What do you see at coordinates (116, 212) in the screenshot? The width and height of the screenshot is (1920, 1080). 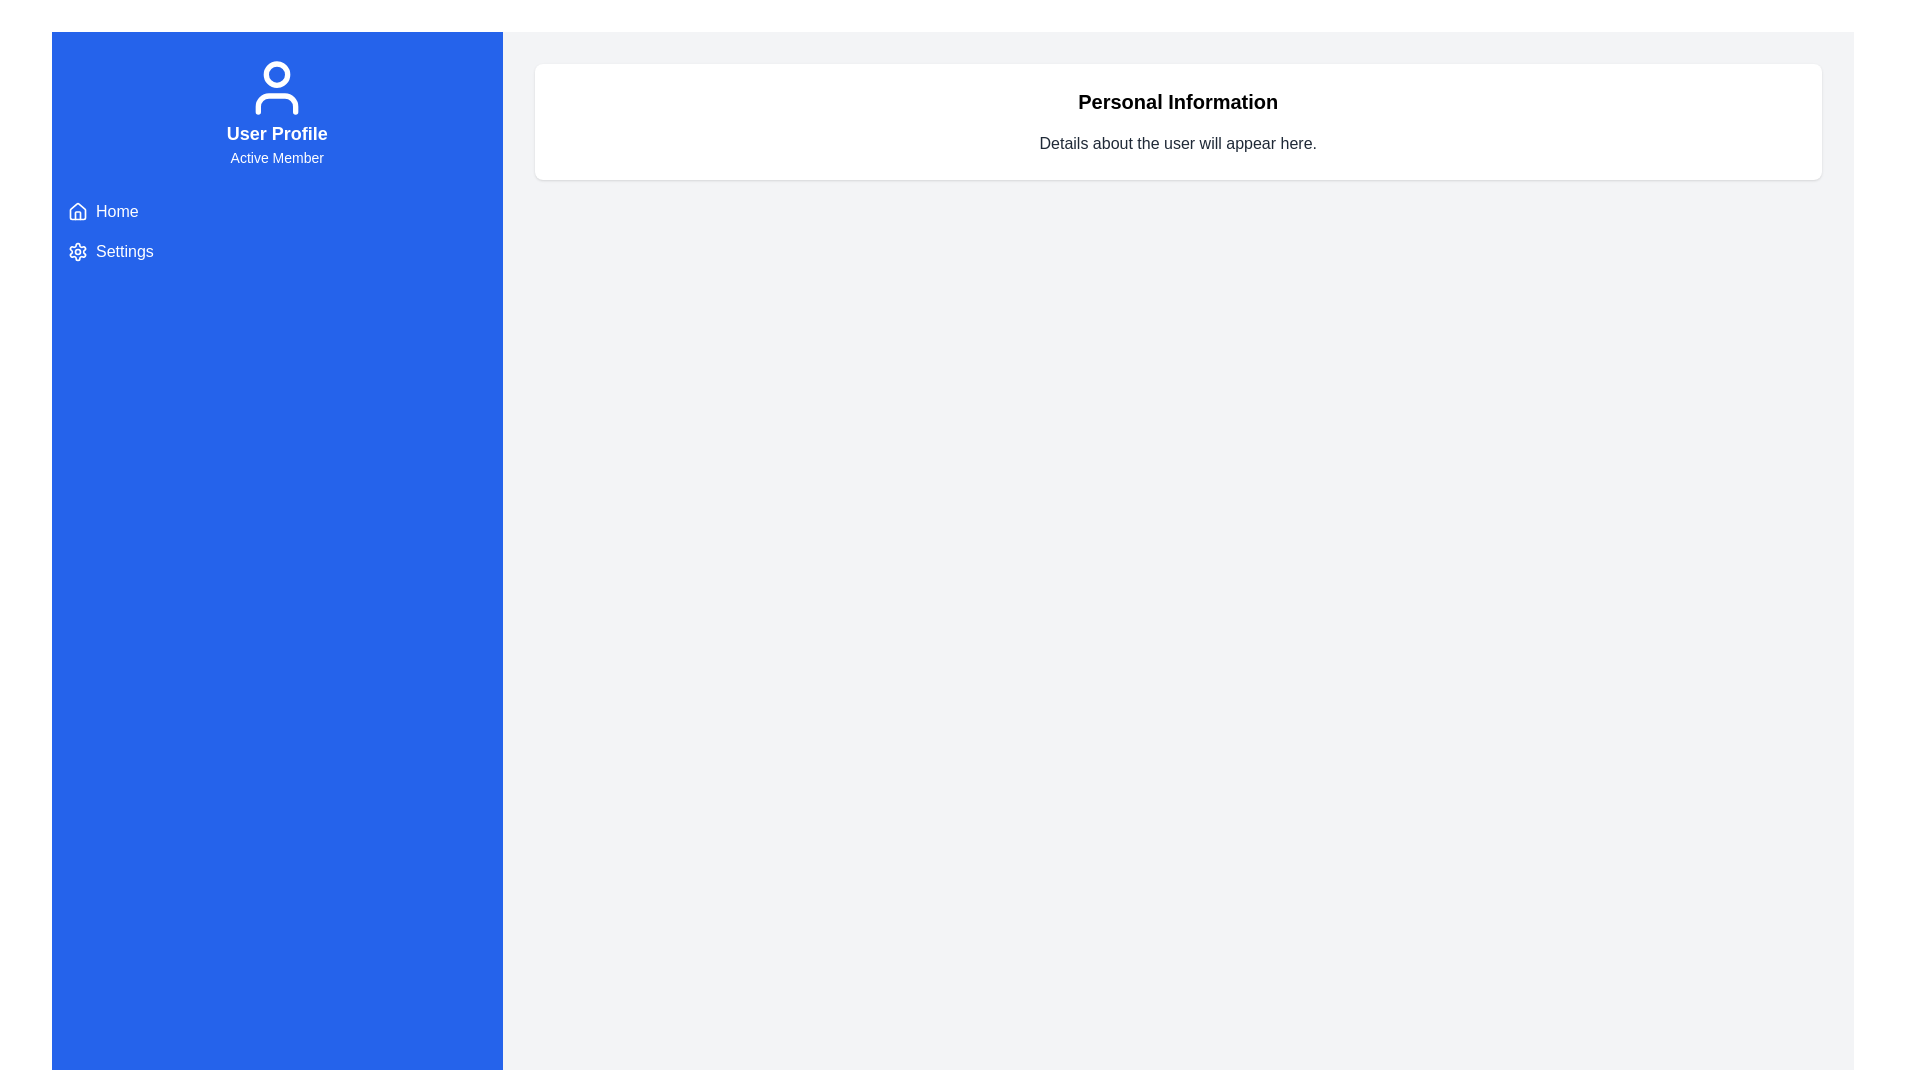 I see `the 'Home' navigation link in the blue sidebar` at bounding box center [116, 212].